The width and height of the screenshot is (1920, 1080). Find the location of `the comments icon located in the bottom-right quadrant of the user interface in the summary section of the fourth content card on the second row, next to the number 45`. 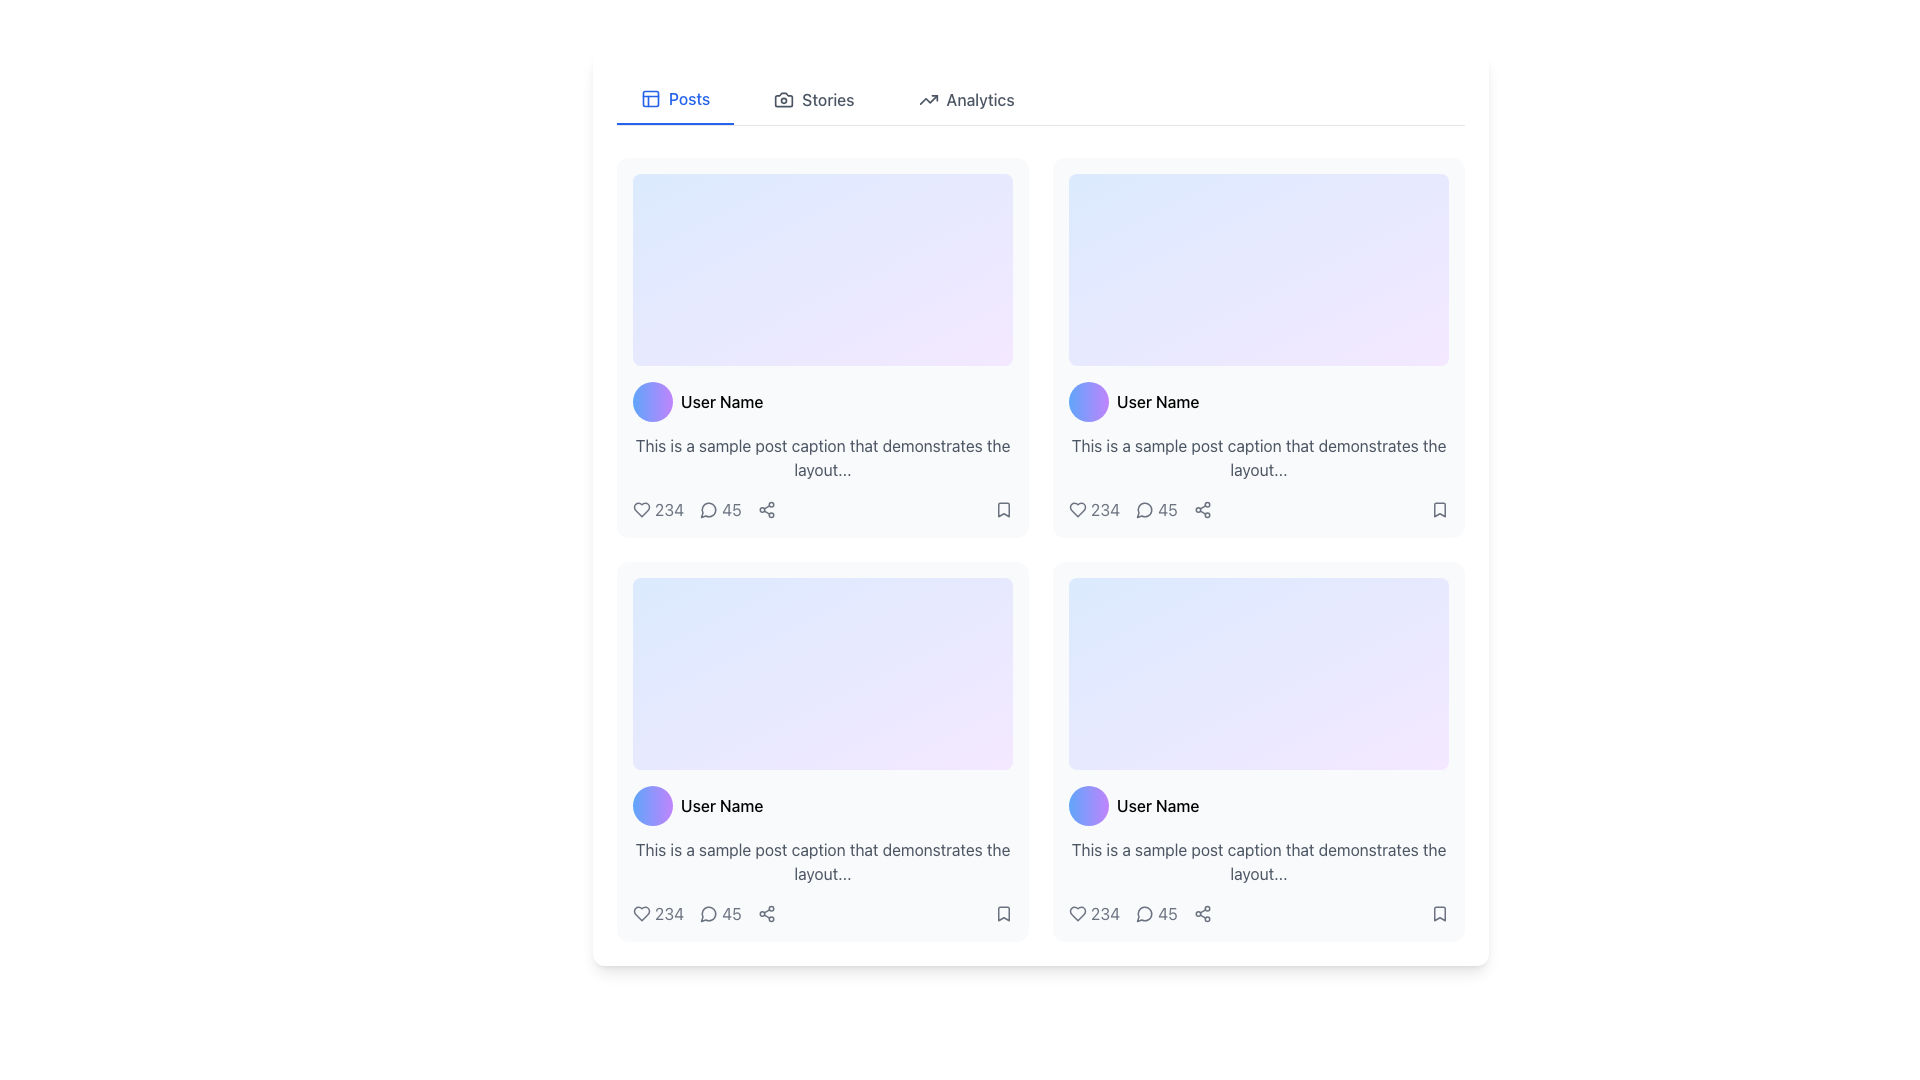

the comments icon located in the bottom-right quadrant of the user interface in the summary section of the fourth content card on the second row, next to the number 45 is located at coordinates (1145, 914).